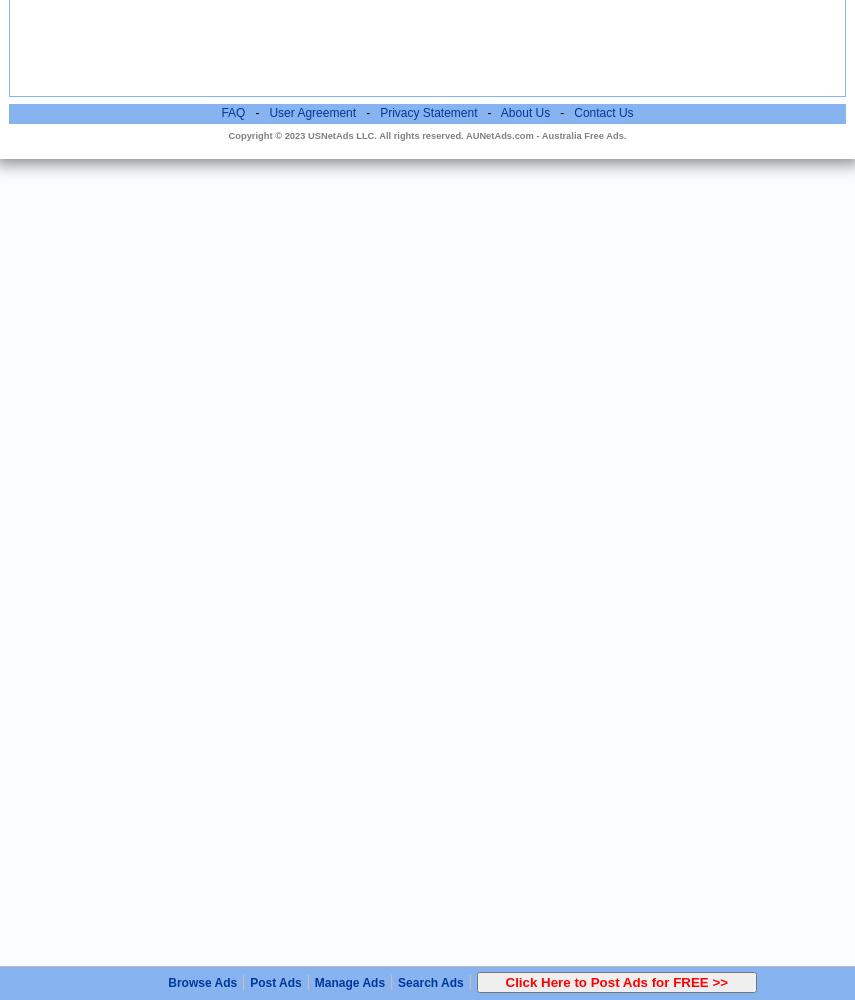 The height and width of the screenshot is (1000, 855). I want to click on 'User Agreement', so click(311, 112).